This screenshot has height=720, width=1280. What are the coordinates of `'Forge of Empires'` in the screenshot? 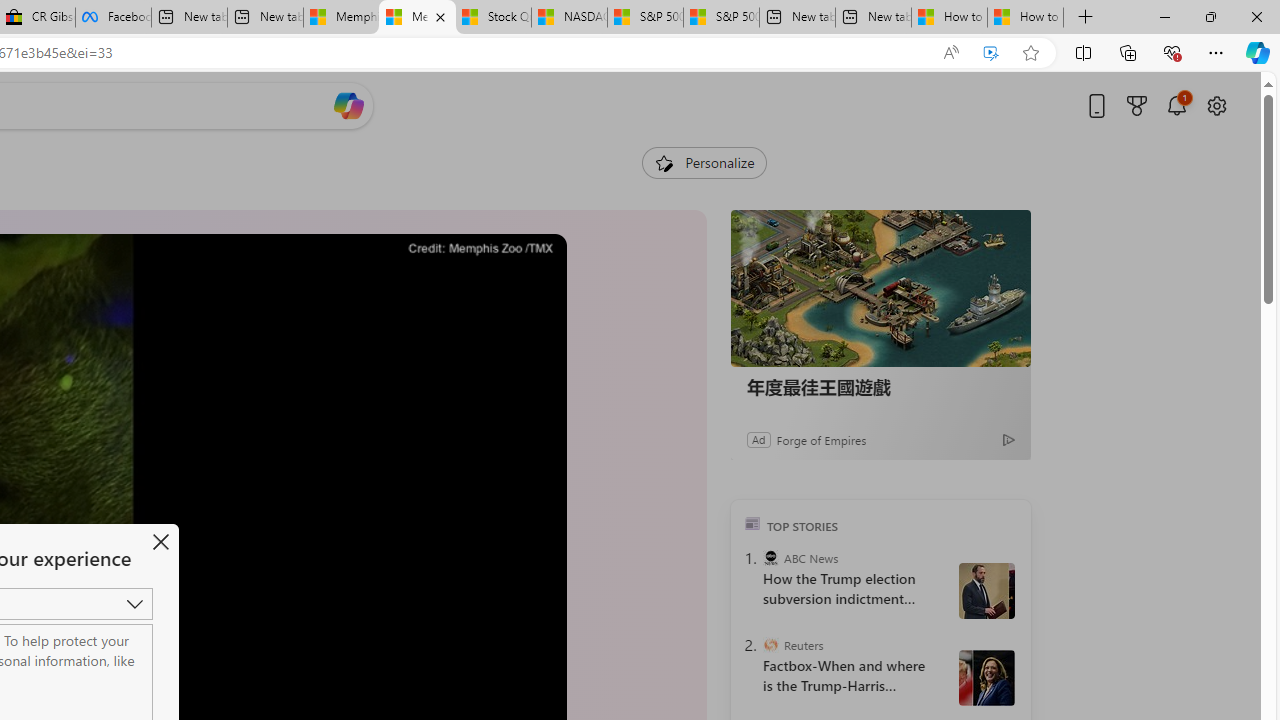 It's located at (821, 438).